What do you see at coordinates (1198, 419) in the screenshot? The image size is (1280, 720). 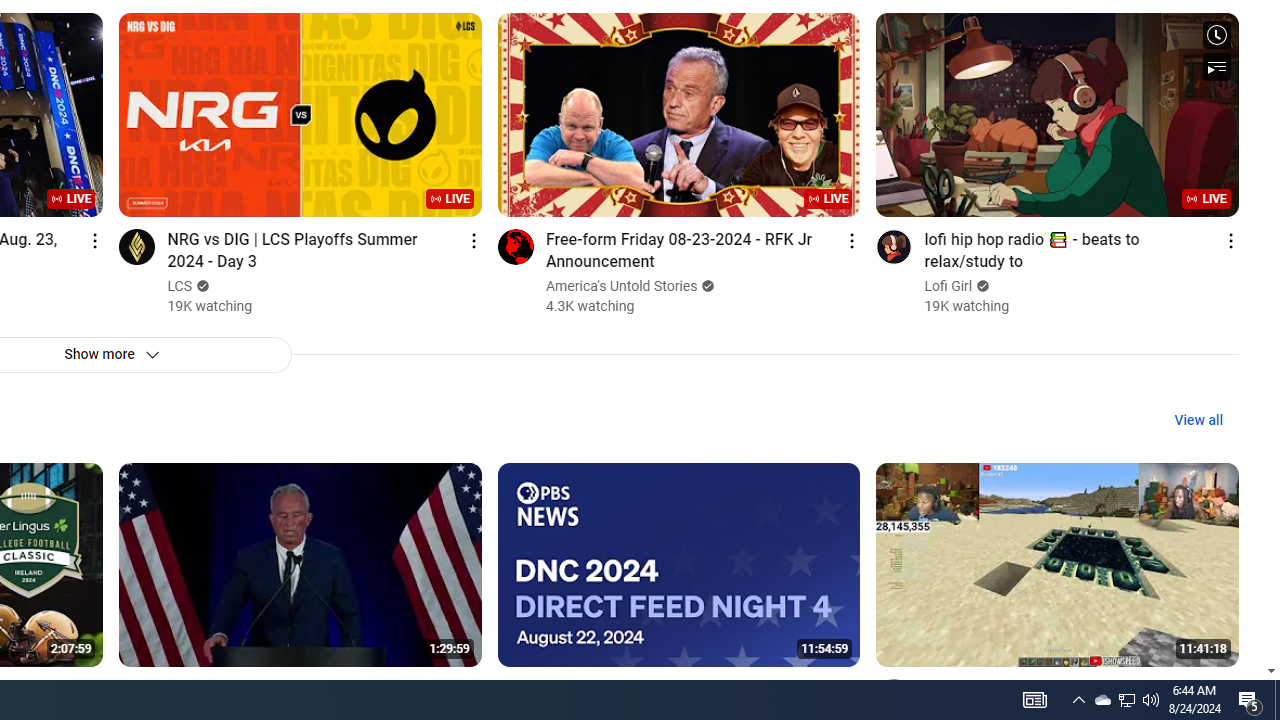 I see `'View all'` at bounding box center [1198, 419].